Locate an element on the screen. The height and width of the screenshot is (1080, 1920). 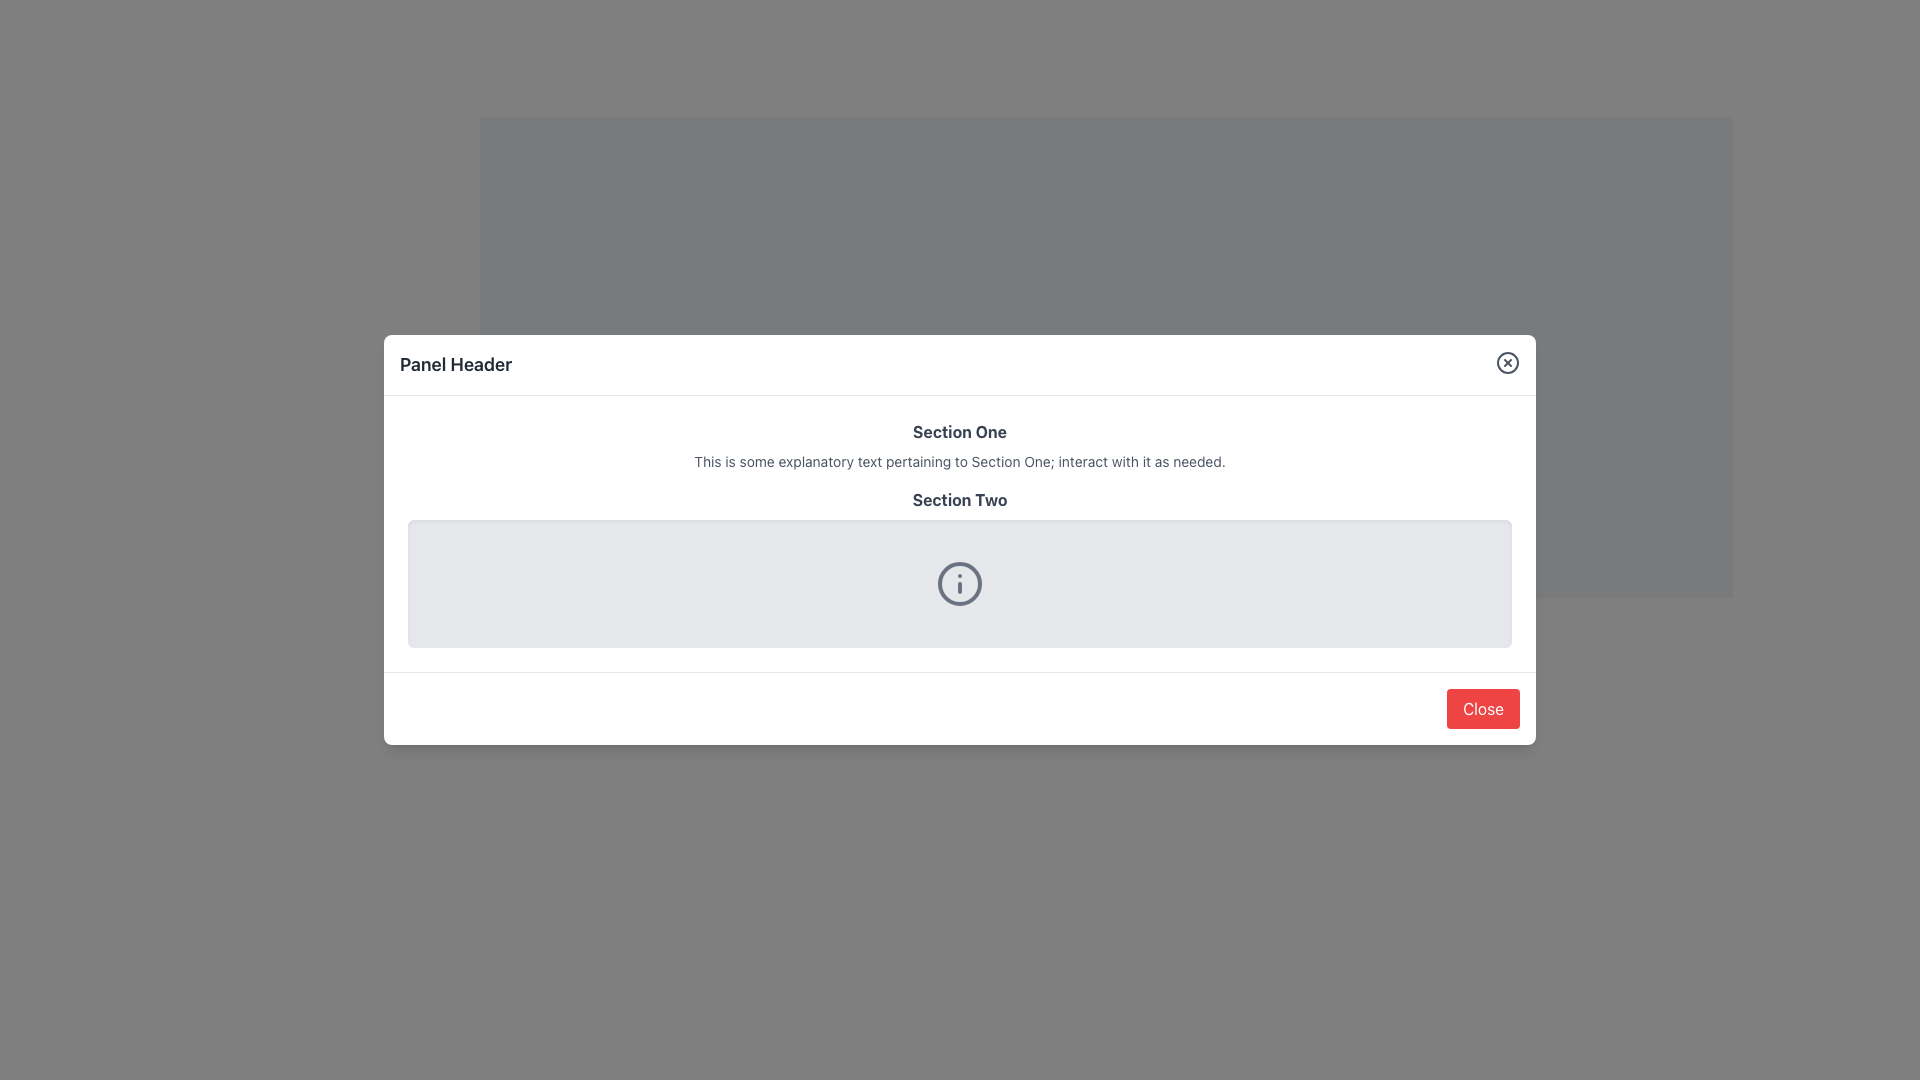
the 'Close' button, which is a rectangular button with a red background and white text, located at the bottom-right corner of the modal dialog is located at coordinates (1483, 708).